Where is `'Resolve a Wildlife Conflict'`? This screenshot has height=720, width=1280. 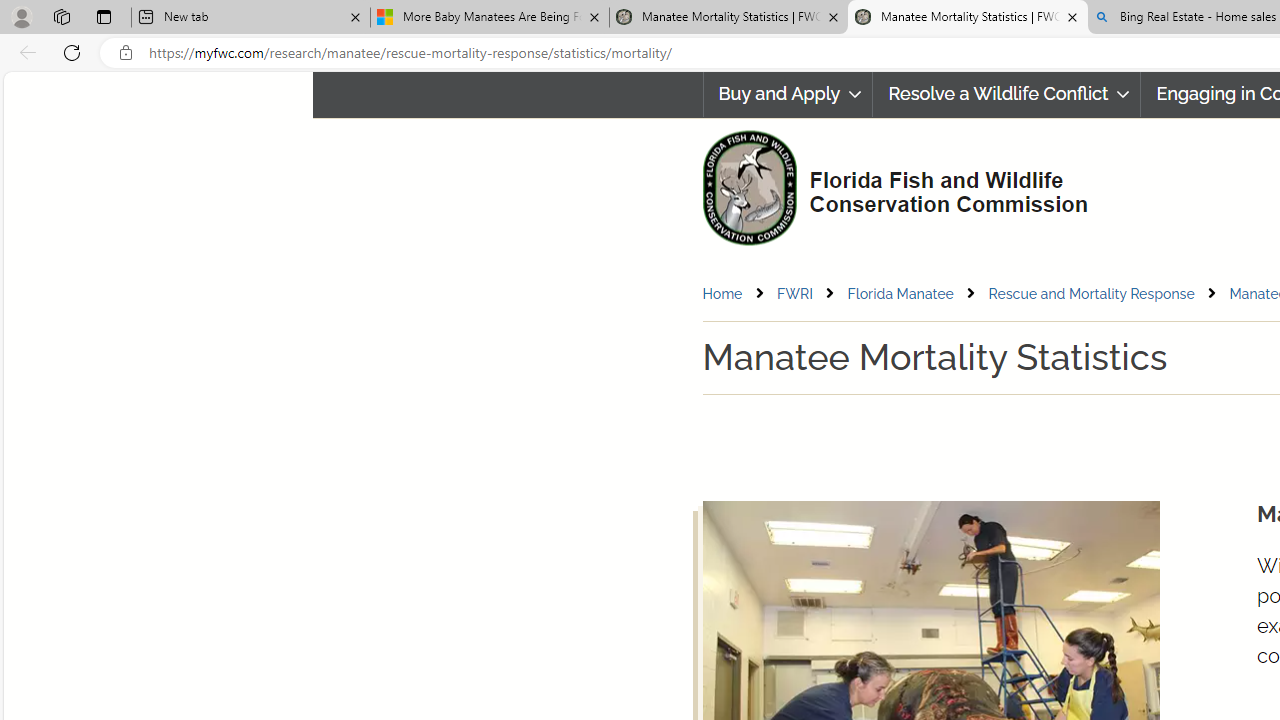 'Resolve a Wildlife Conflict' is located at coordinates (1006, 94).